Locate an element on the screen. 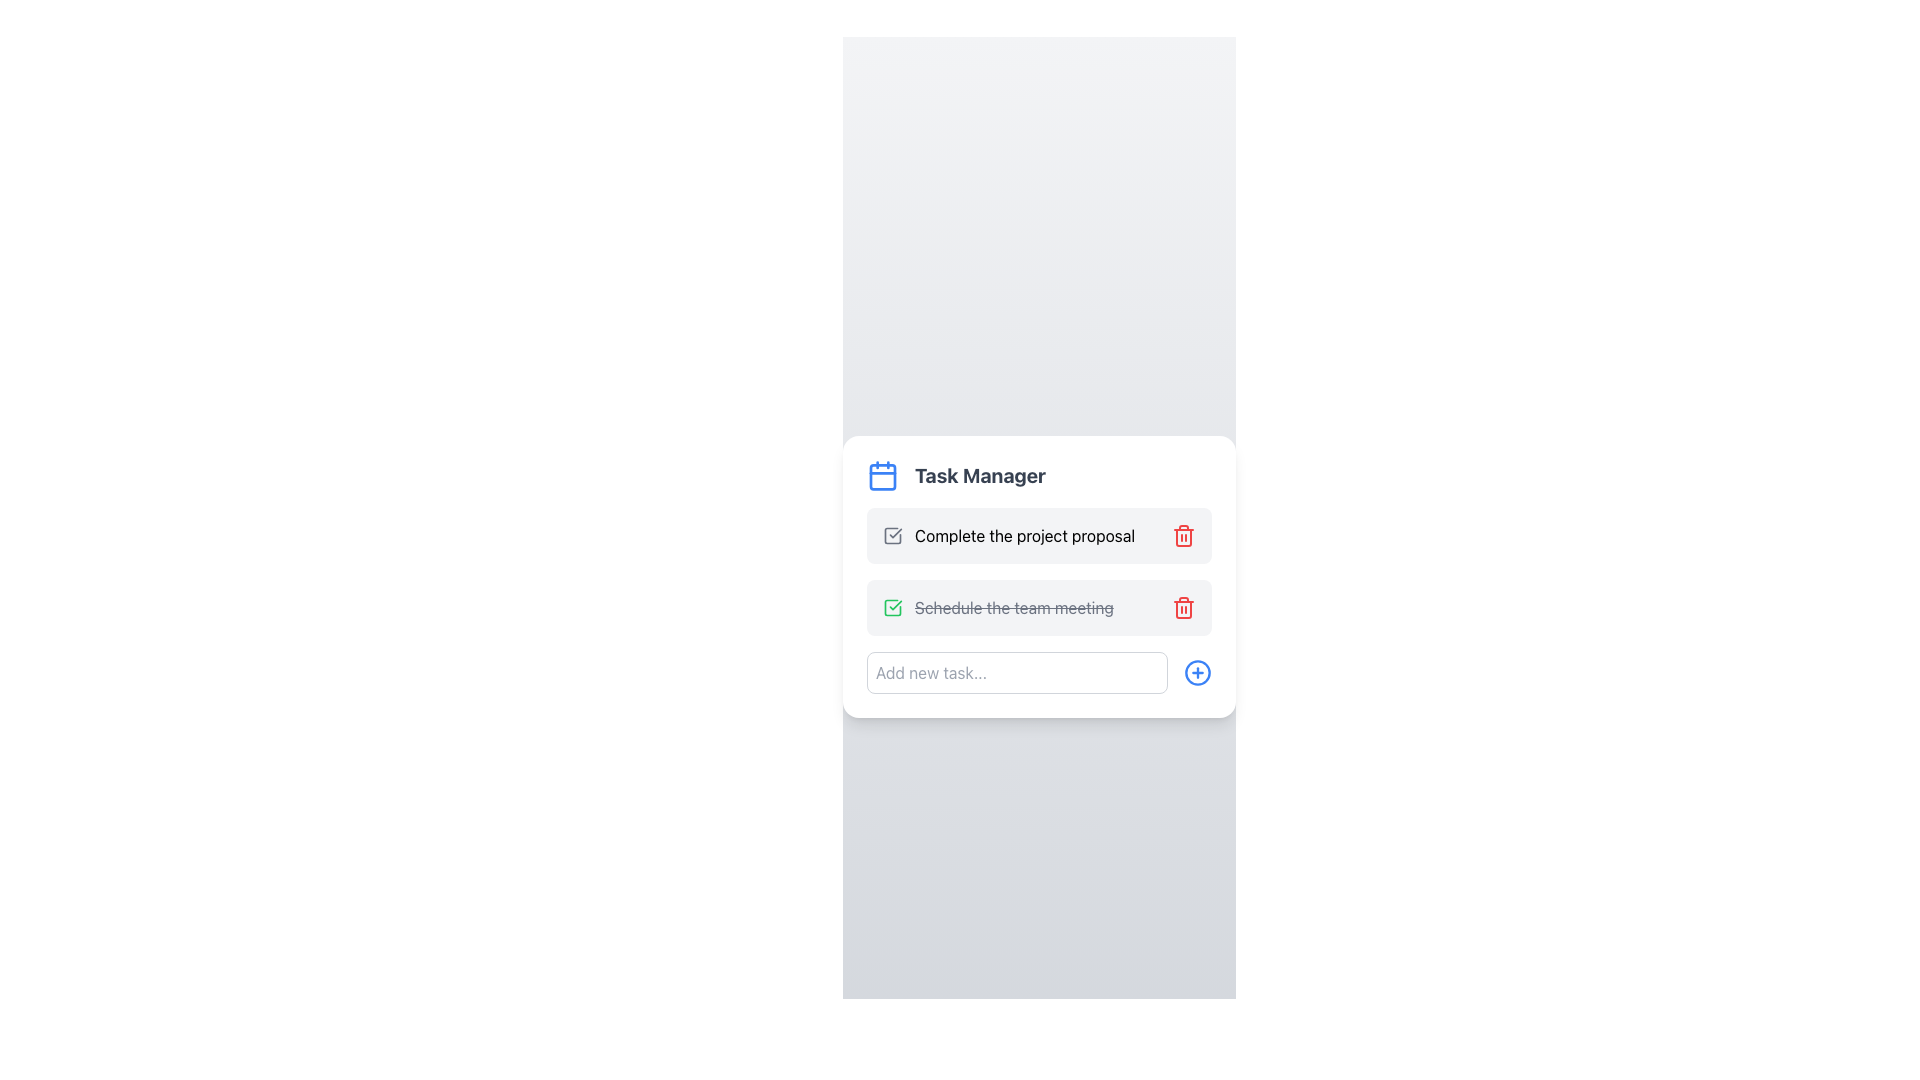 The image size is (1920, 1080). the text 'Complete the project proposal' is located at coordinates (1008, 535).